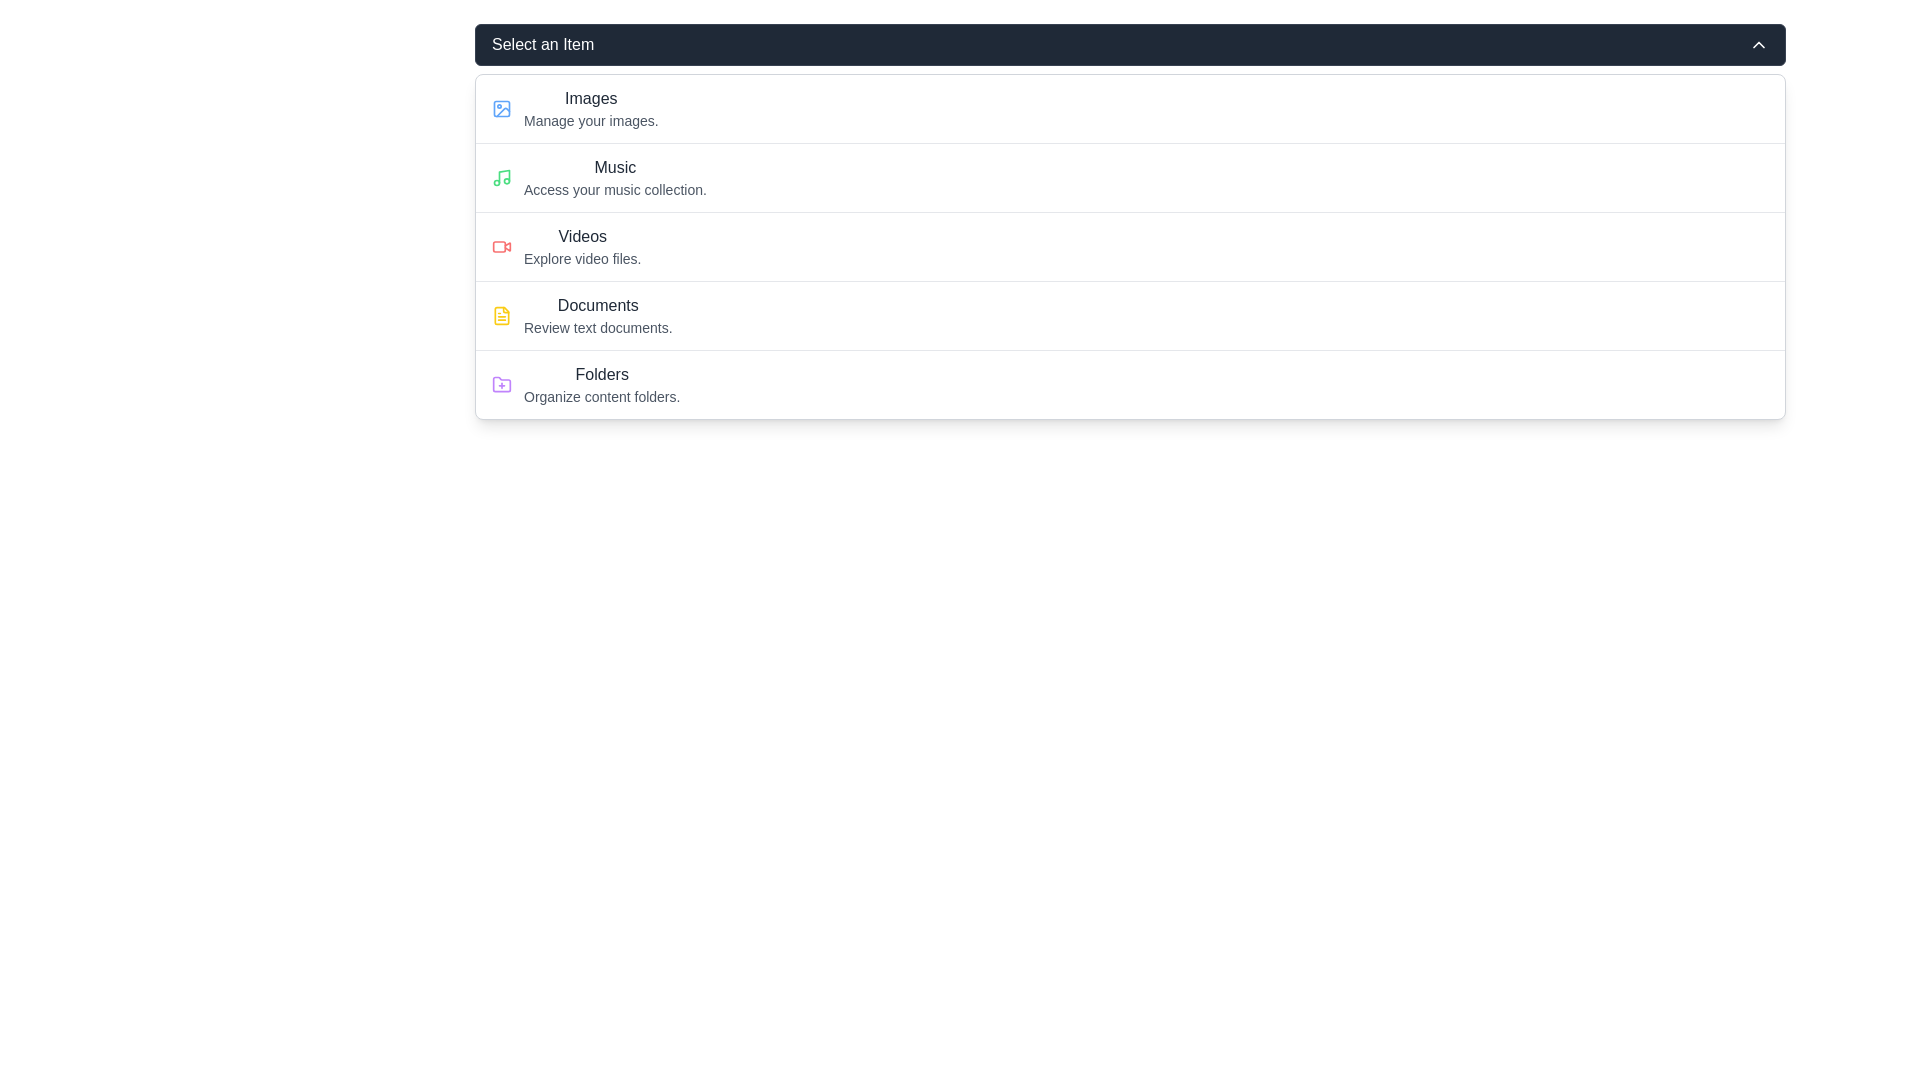  What do you see at coordinates (1130, 45) in the screenshot?
I see `the Dropdown toggle button labeled 'Select an Item'` at bounding box center [1130, 45].